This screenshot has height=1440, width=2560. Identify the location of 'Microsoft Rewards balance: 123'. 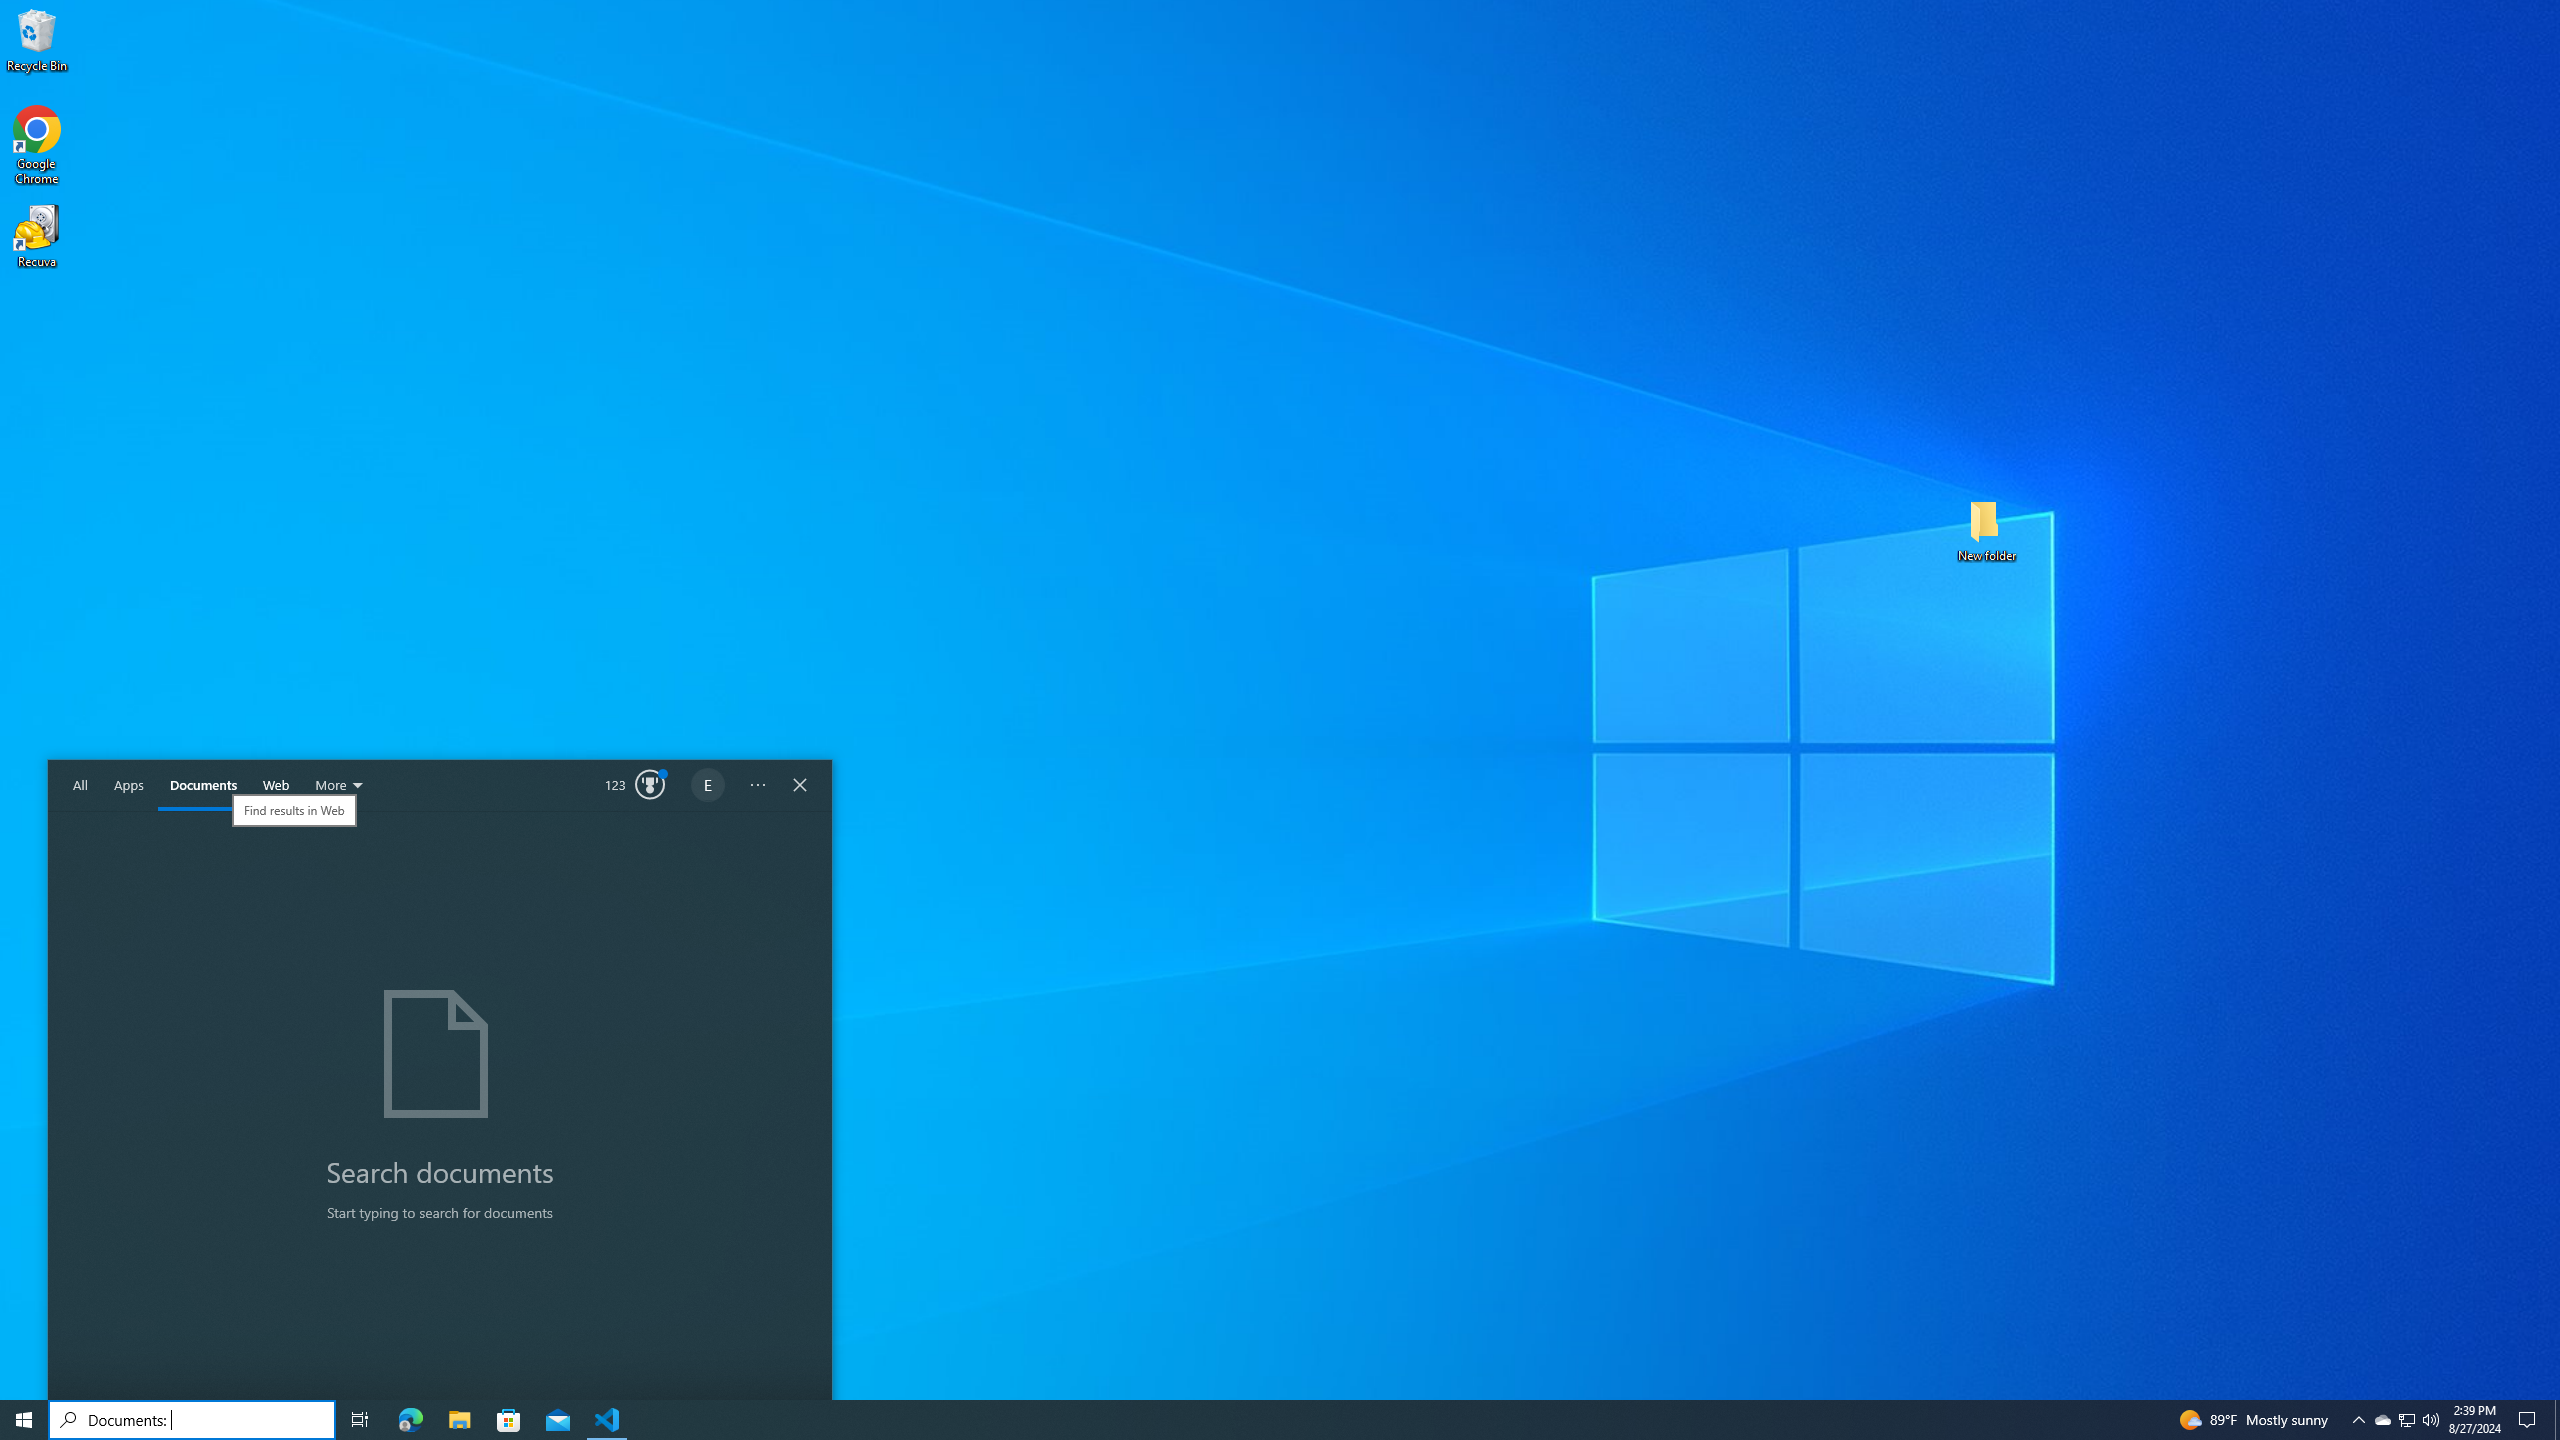
(635, 785).